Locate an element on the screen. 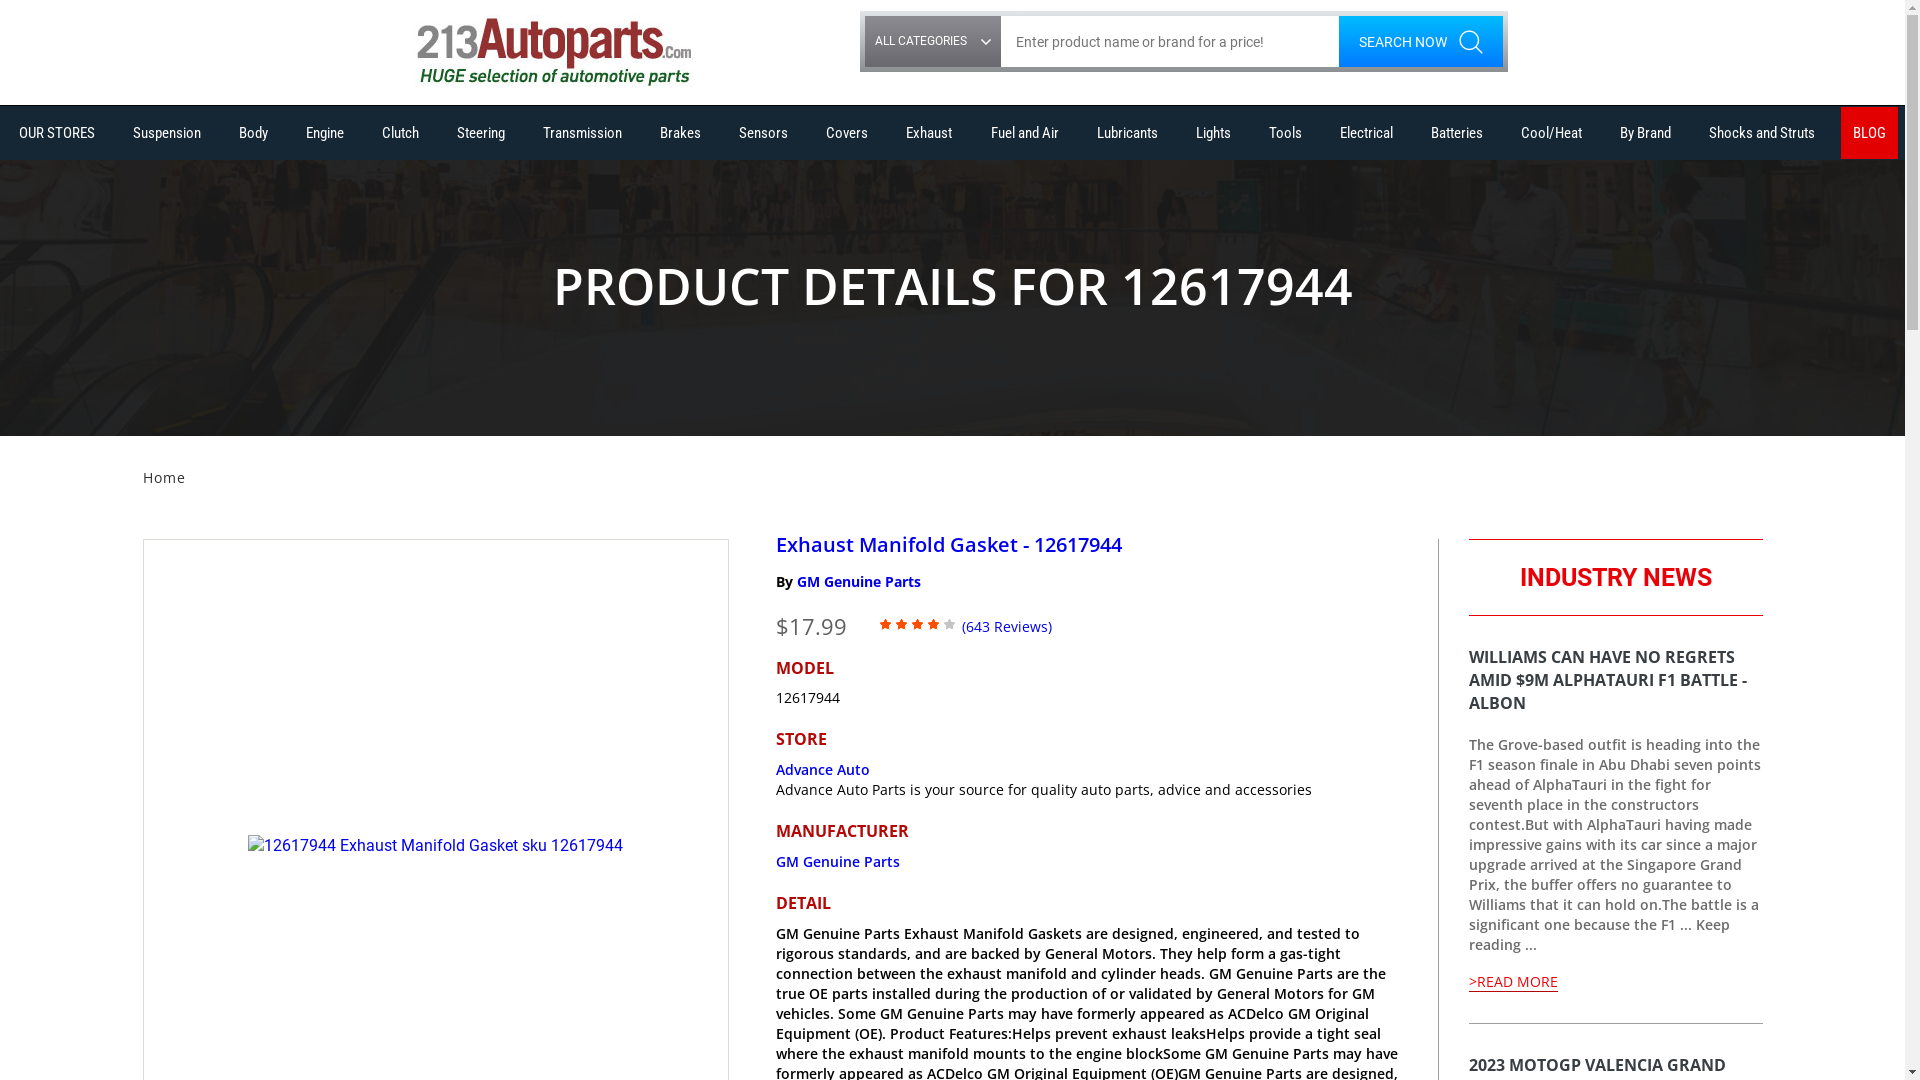  'Search now' is located at coordinates (1419, 41).